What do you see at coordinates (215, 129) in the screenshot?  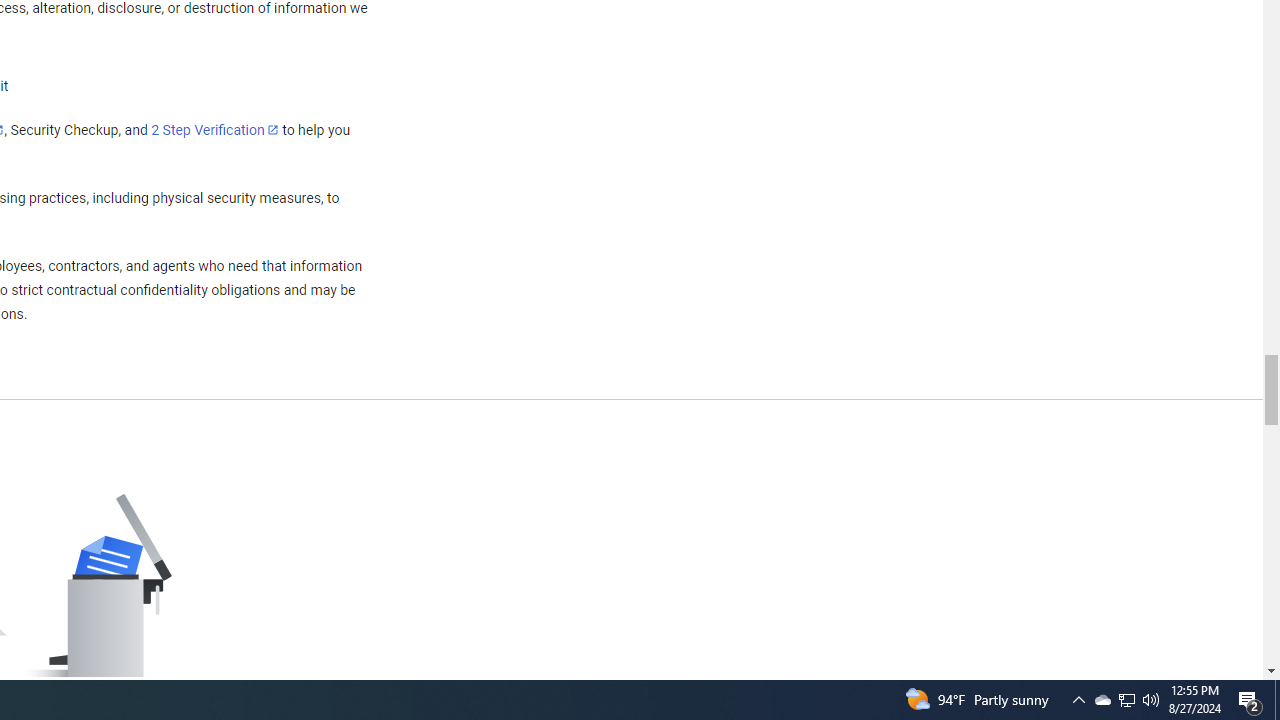 I see `'2 Step Verification'` at bounding box center [215, 129].